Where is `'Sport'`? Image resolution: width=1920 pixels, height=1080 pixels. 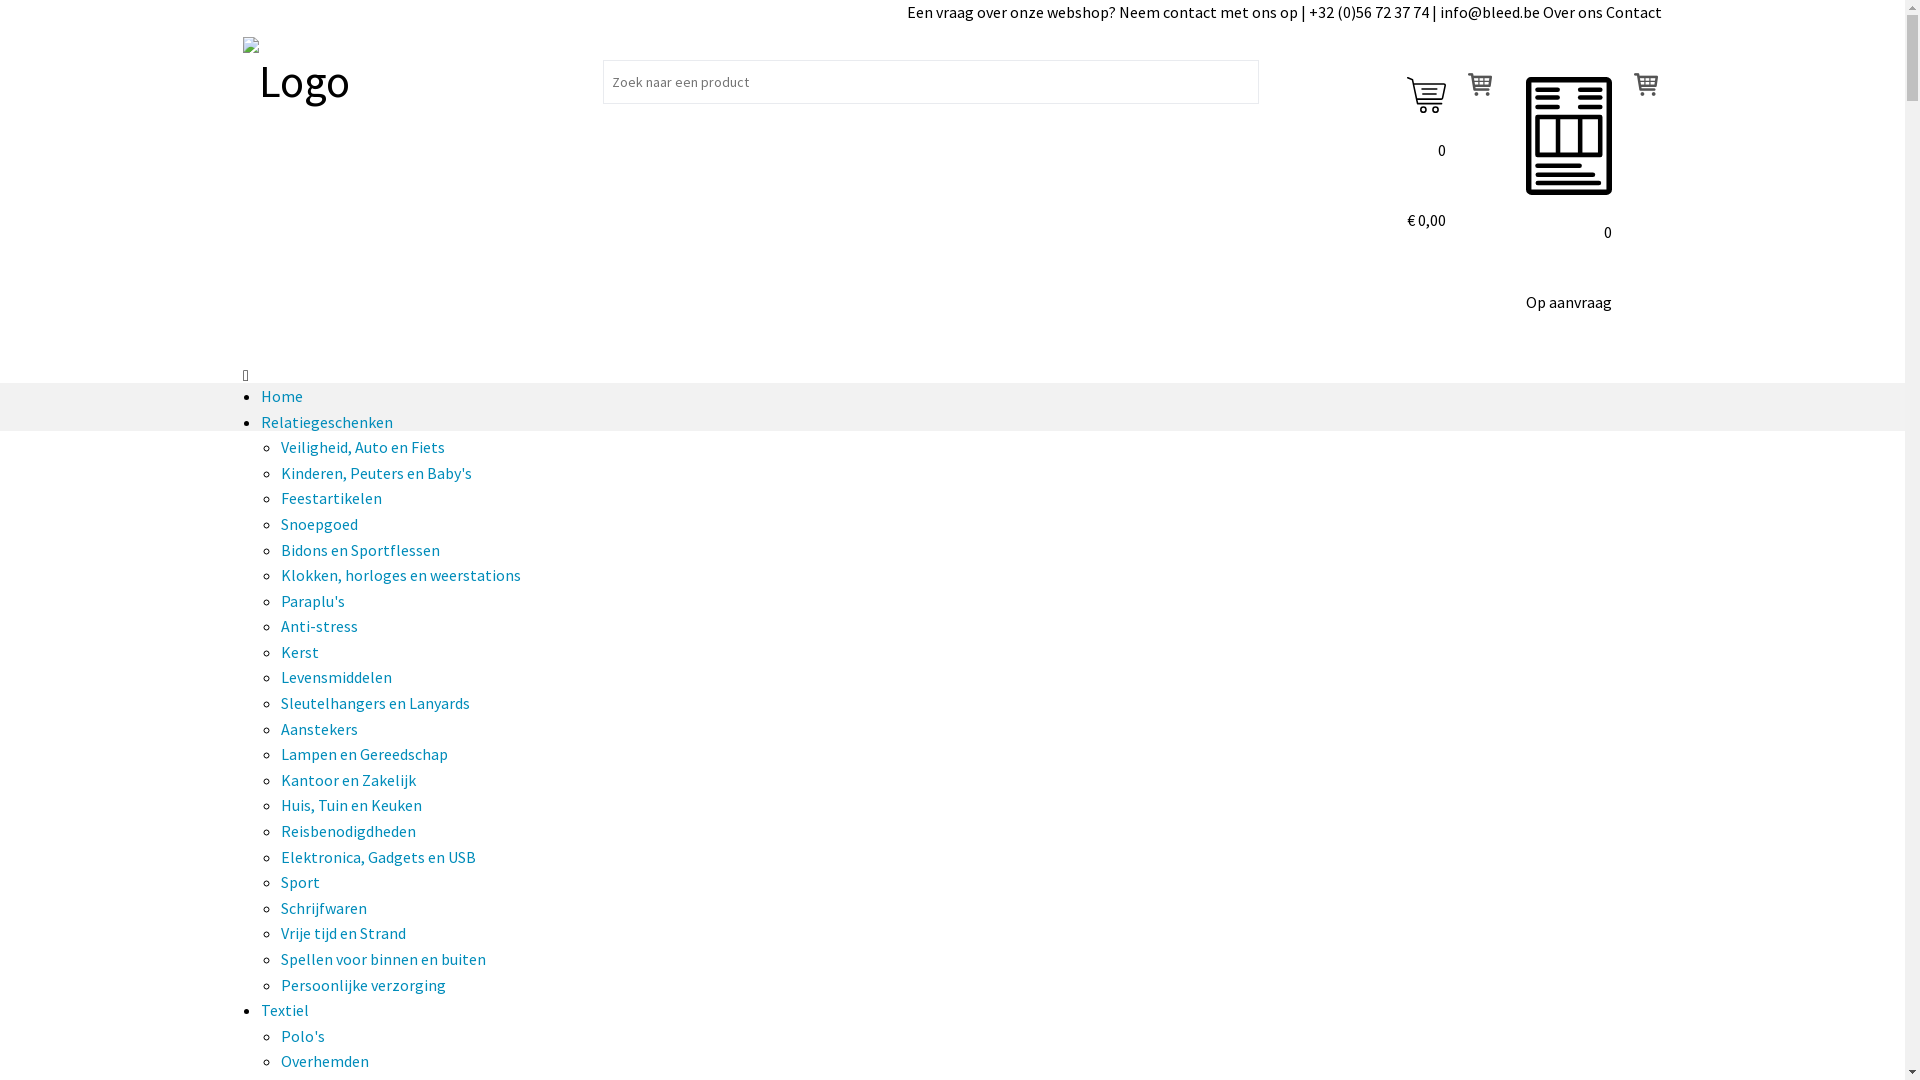
'Sport' is located at coordinates (299, 881).